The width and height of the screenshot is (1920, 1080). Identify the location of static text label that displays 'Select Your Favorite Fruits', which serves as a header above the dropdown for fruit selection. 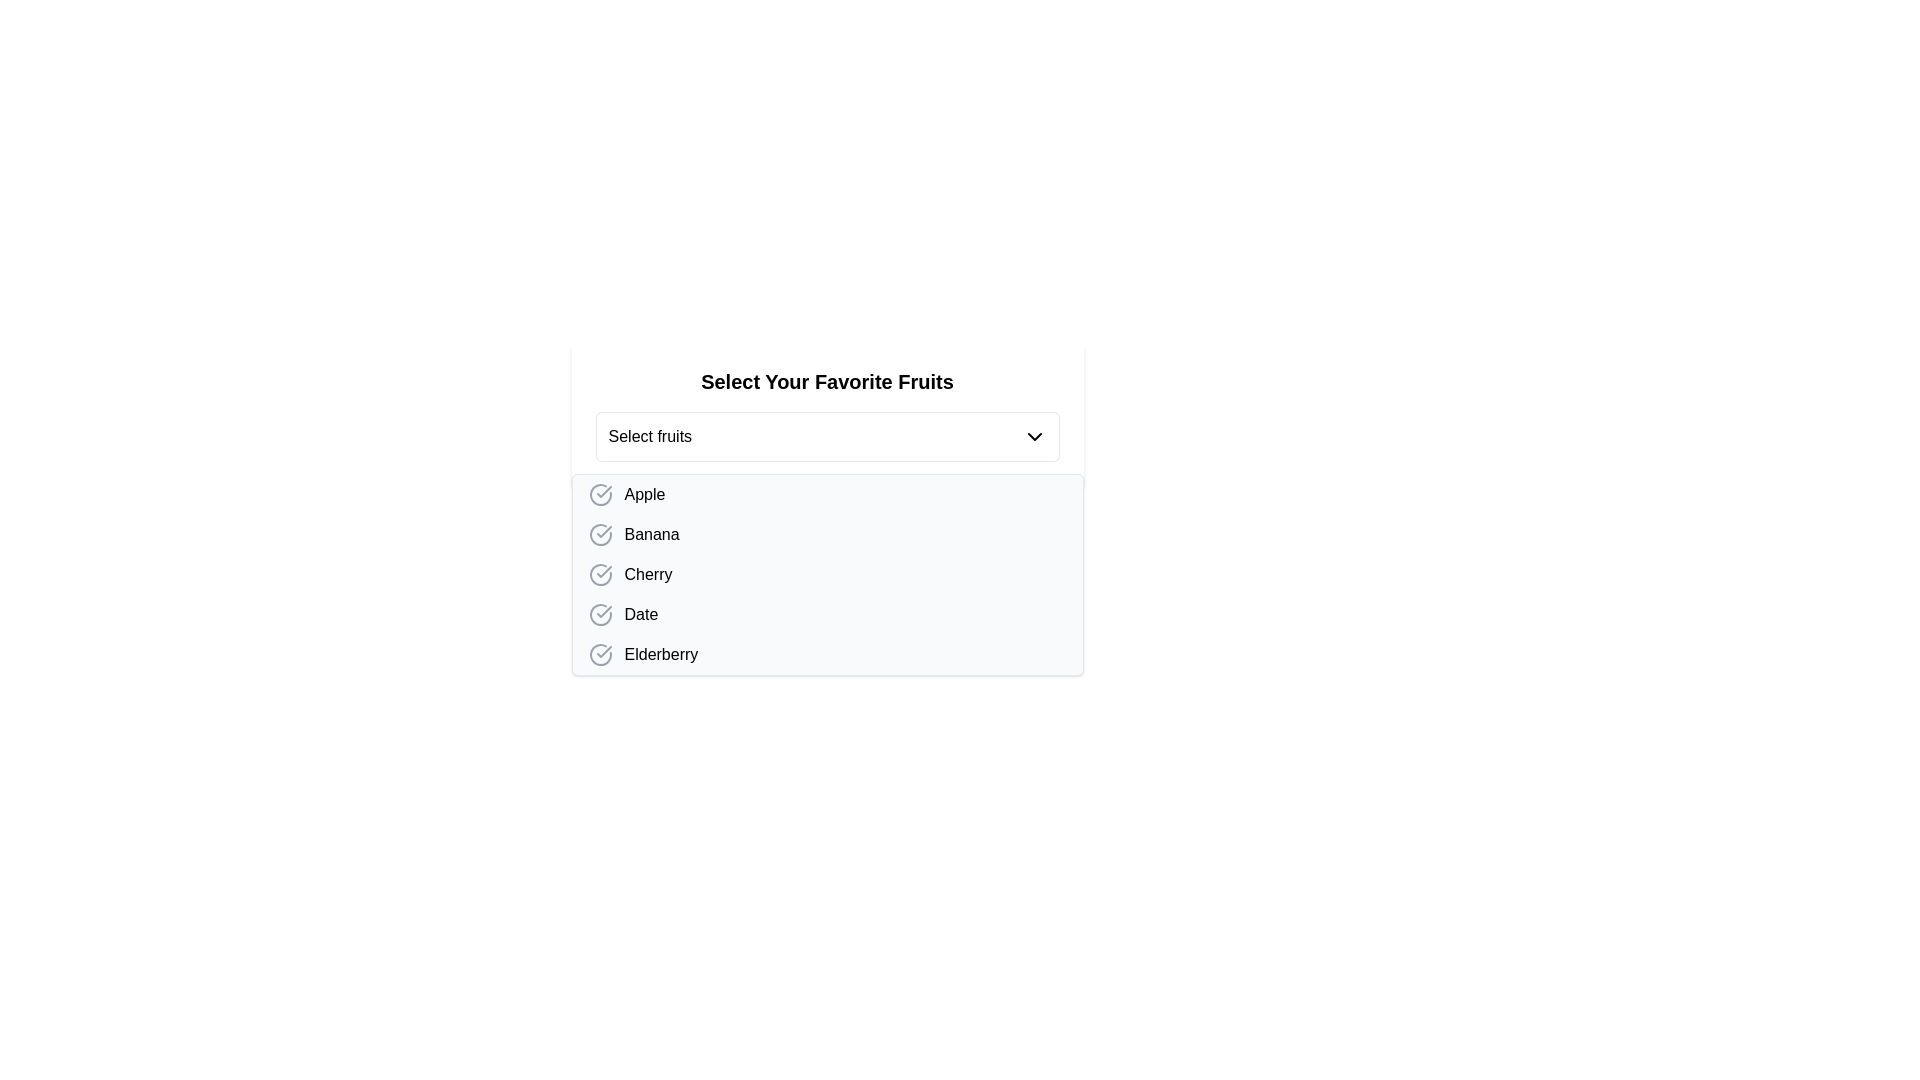
(827, 381).